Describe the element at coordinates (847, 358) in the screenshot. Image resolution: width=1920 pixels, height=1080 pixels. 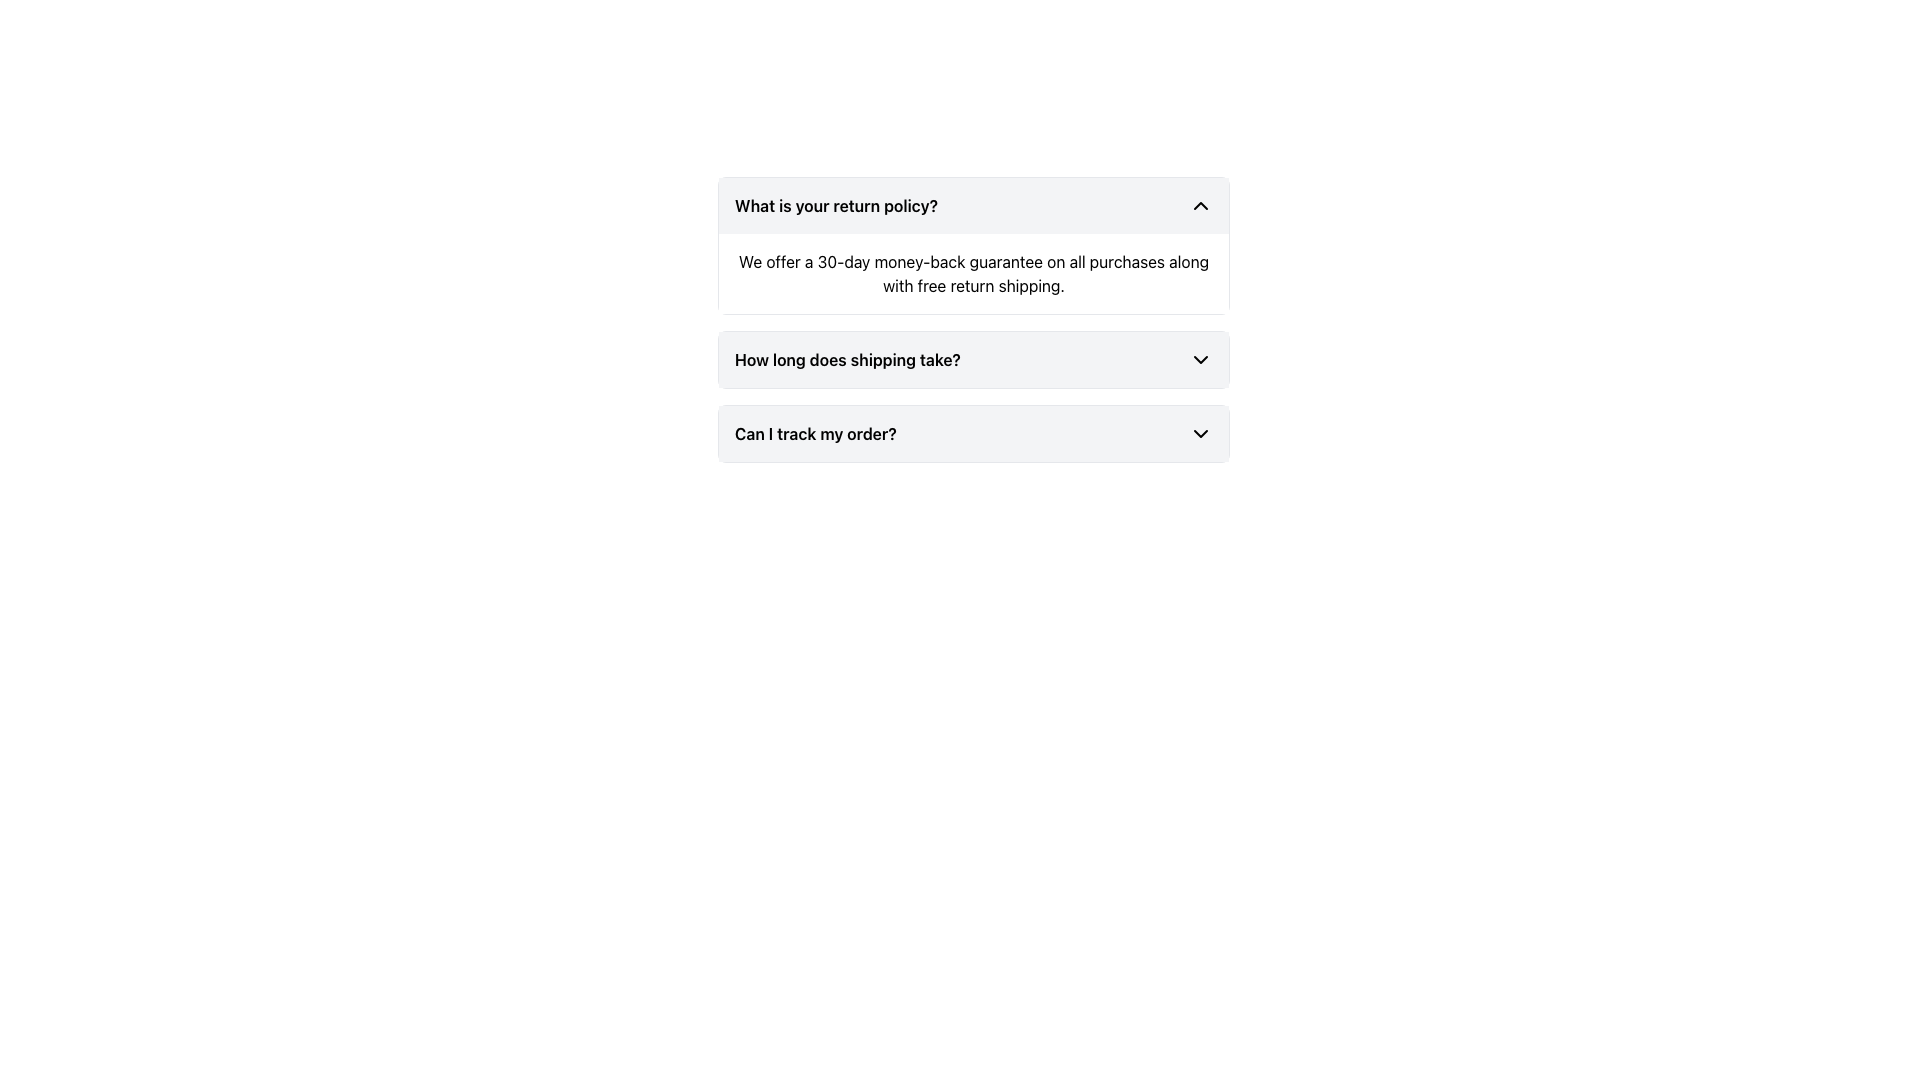
I see `the text label that reads 'How long does shipping take?'` at that location.